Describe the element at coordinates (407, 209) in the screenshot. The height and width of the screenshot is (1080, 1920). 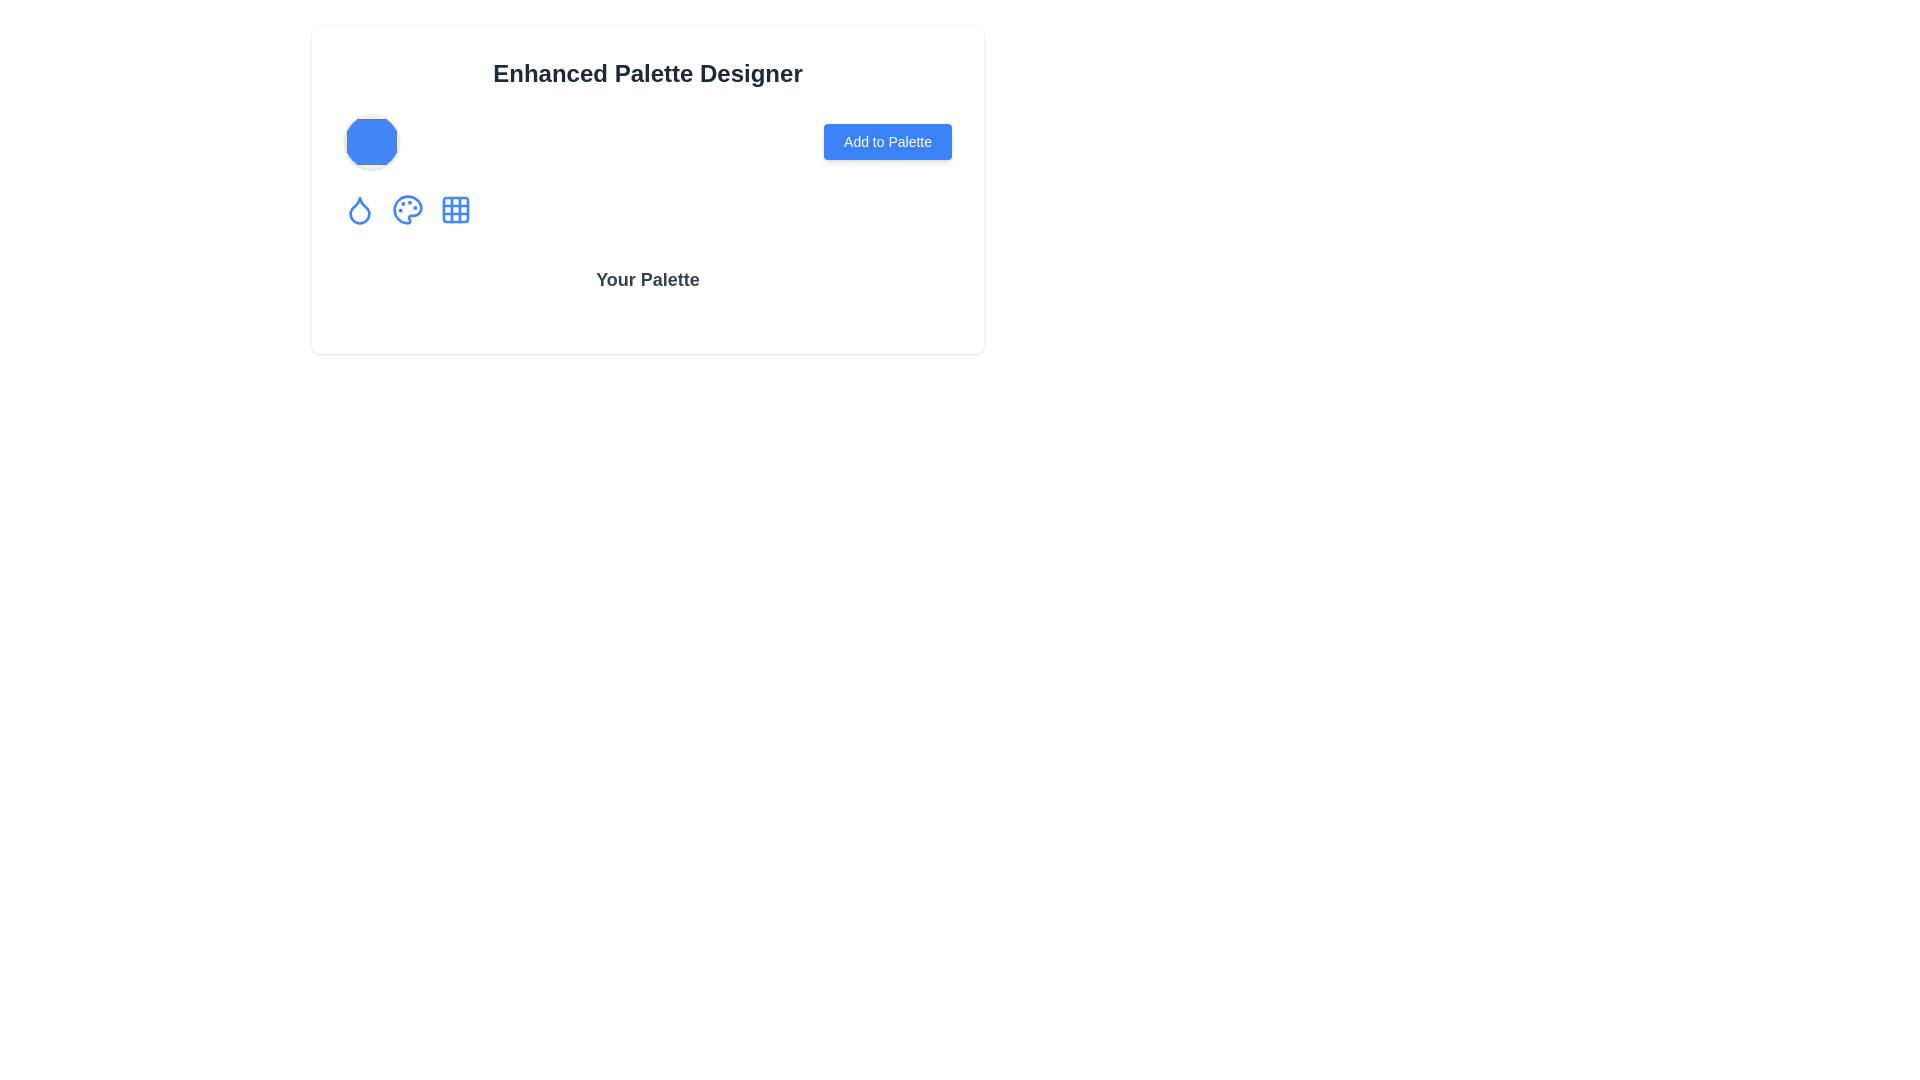
I see `the blue palette icon with a paint palette shape and colorful paint spots in the center of the UI to interact or trigger an action` at that location.